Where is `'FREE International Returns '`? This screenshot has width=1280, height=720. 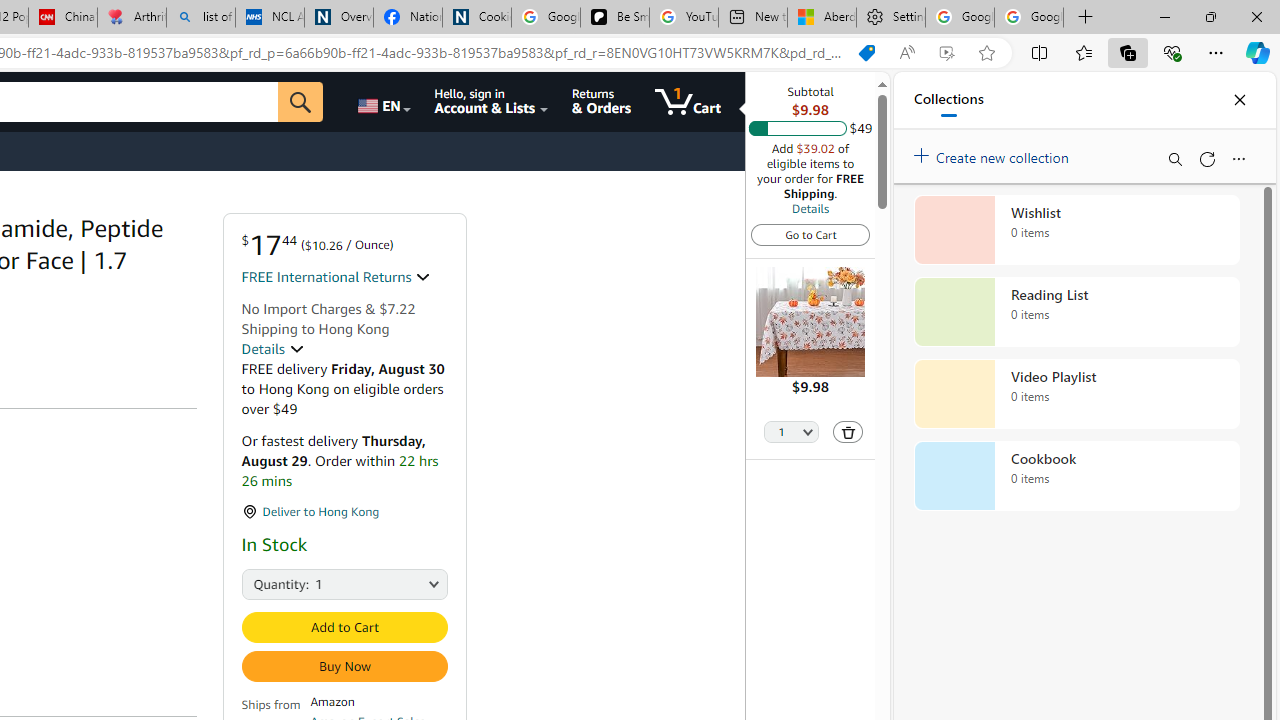
'FREE International Returns ' is located at coordinates (336, 277).